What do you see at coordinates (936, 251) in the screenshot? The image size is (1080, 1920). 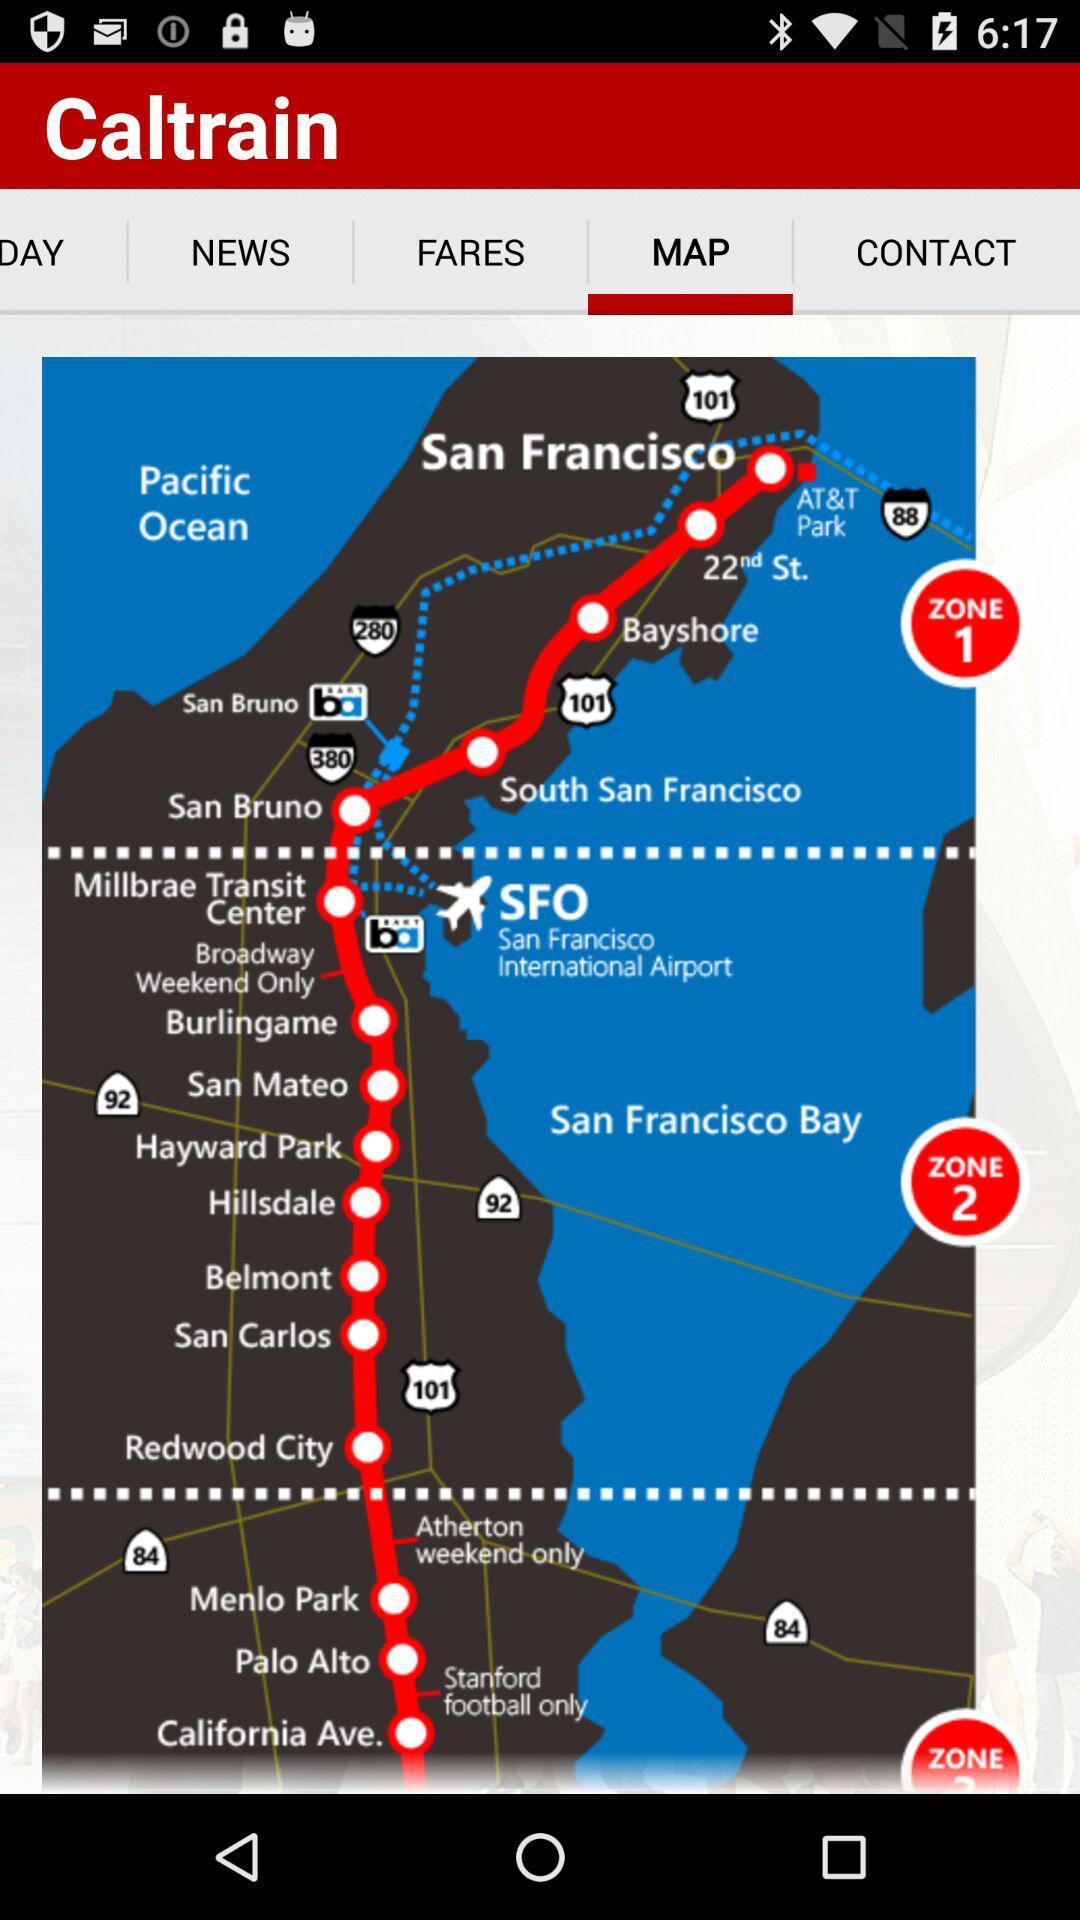 I see `the contact` at bounding box center [936, 251].